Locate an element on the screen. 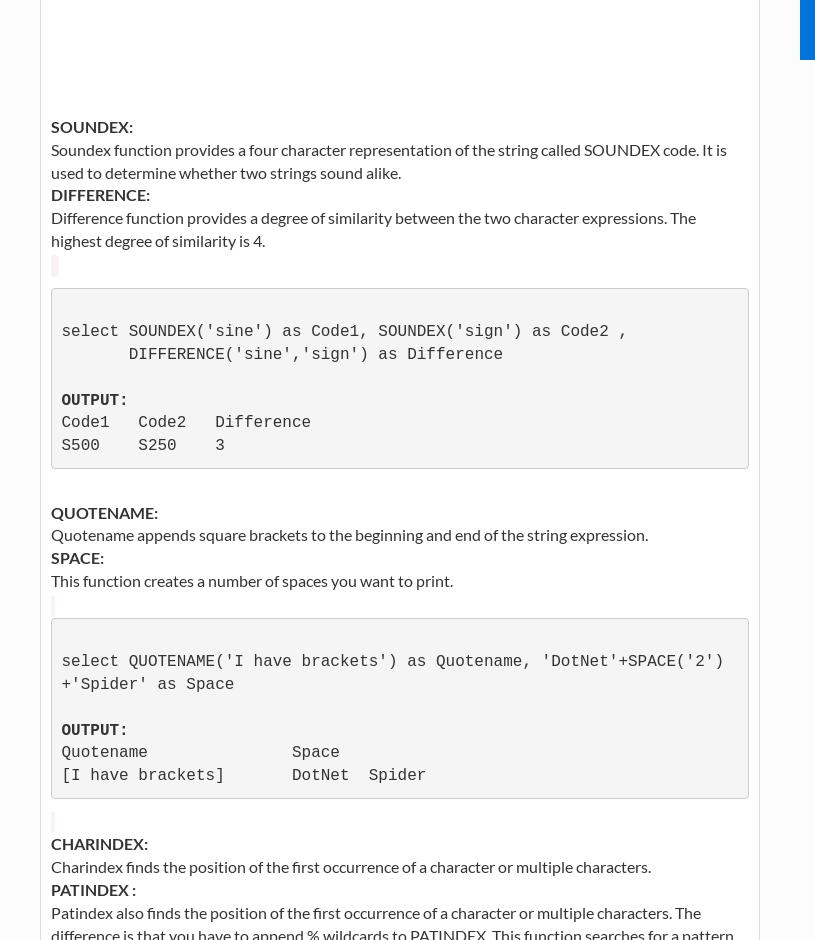 The width and height of the screenshot is (815, 940). 'DIFFERENCE('sine','sign') as Difference' is located at coordinates (59, 353).